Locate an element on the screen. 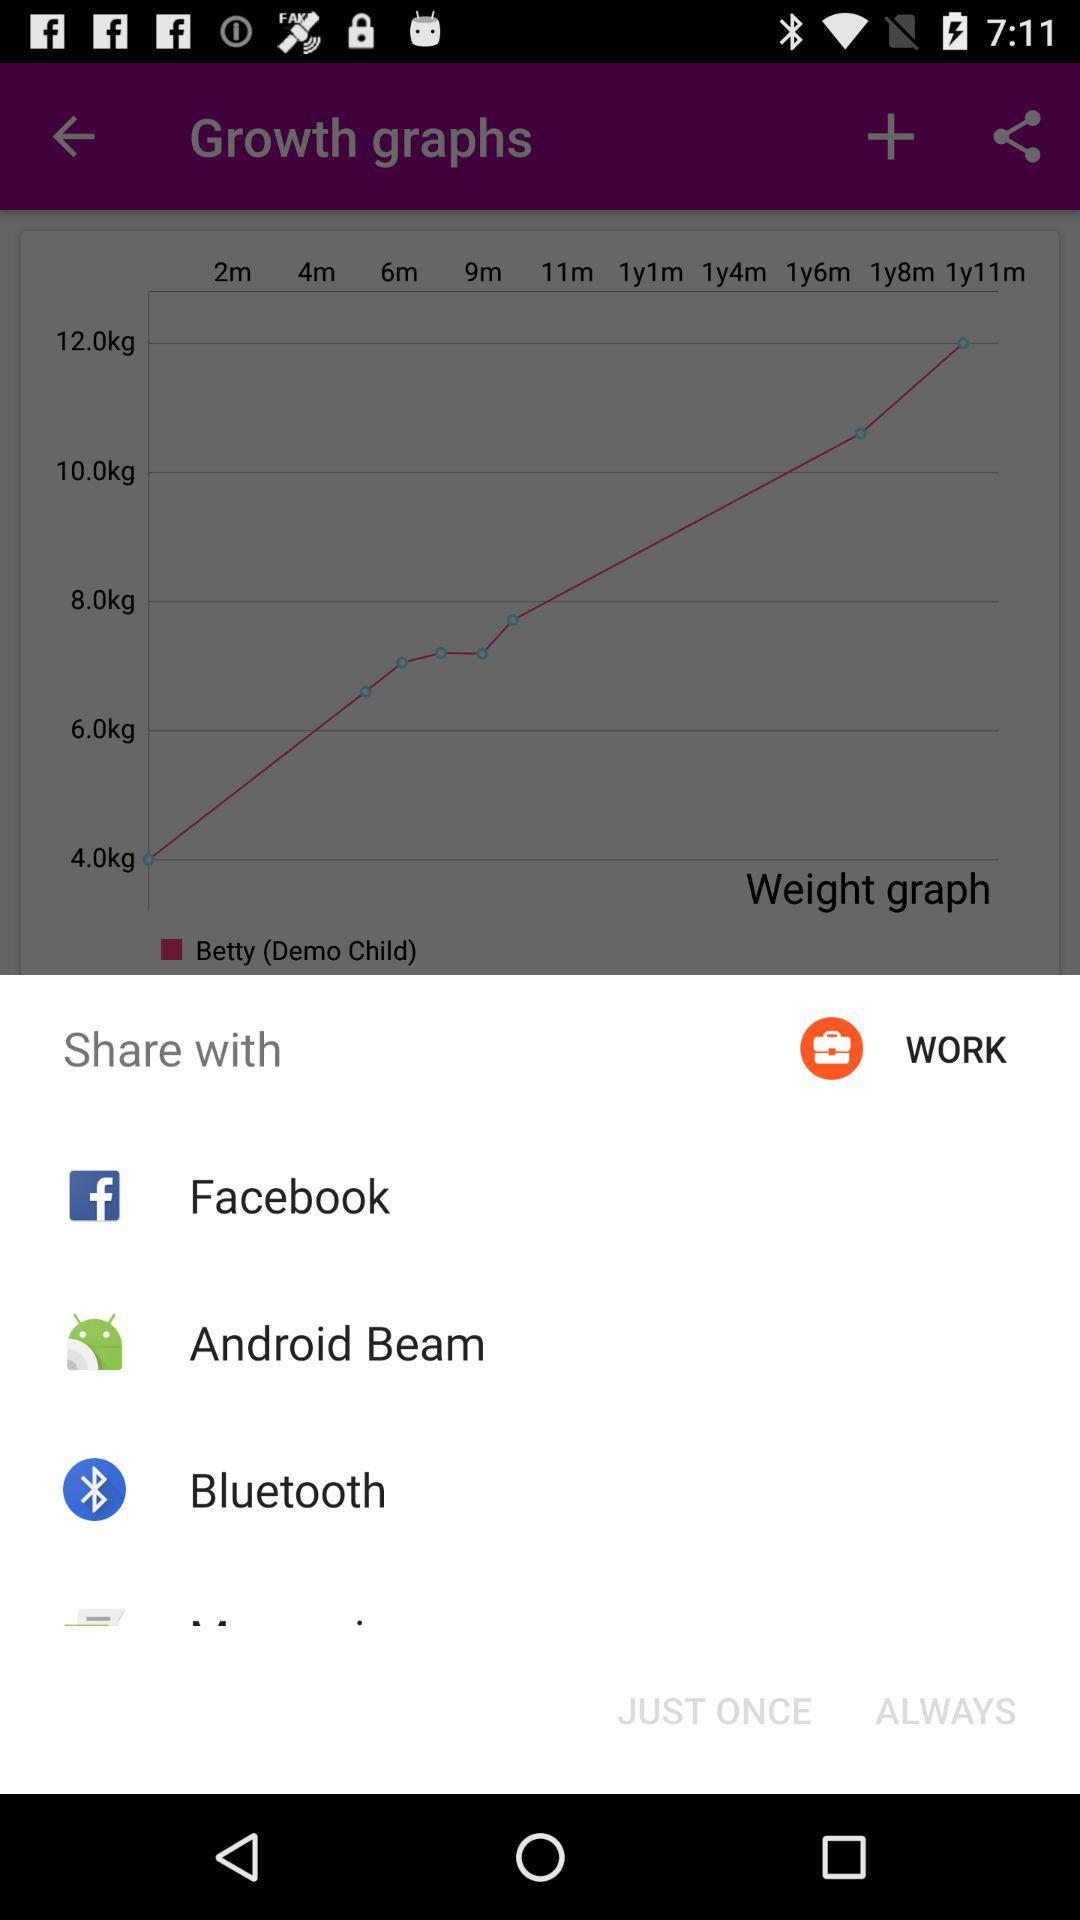  the item next to the just once icon is located at coordinates (945, 1708).